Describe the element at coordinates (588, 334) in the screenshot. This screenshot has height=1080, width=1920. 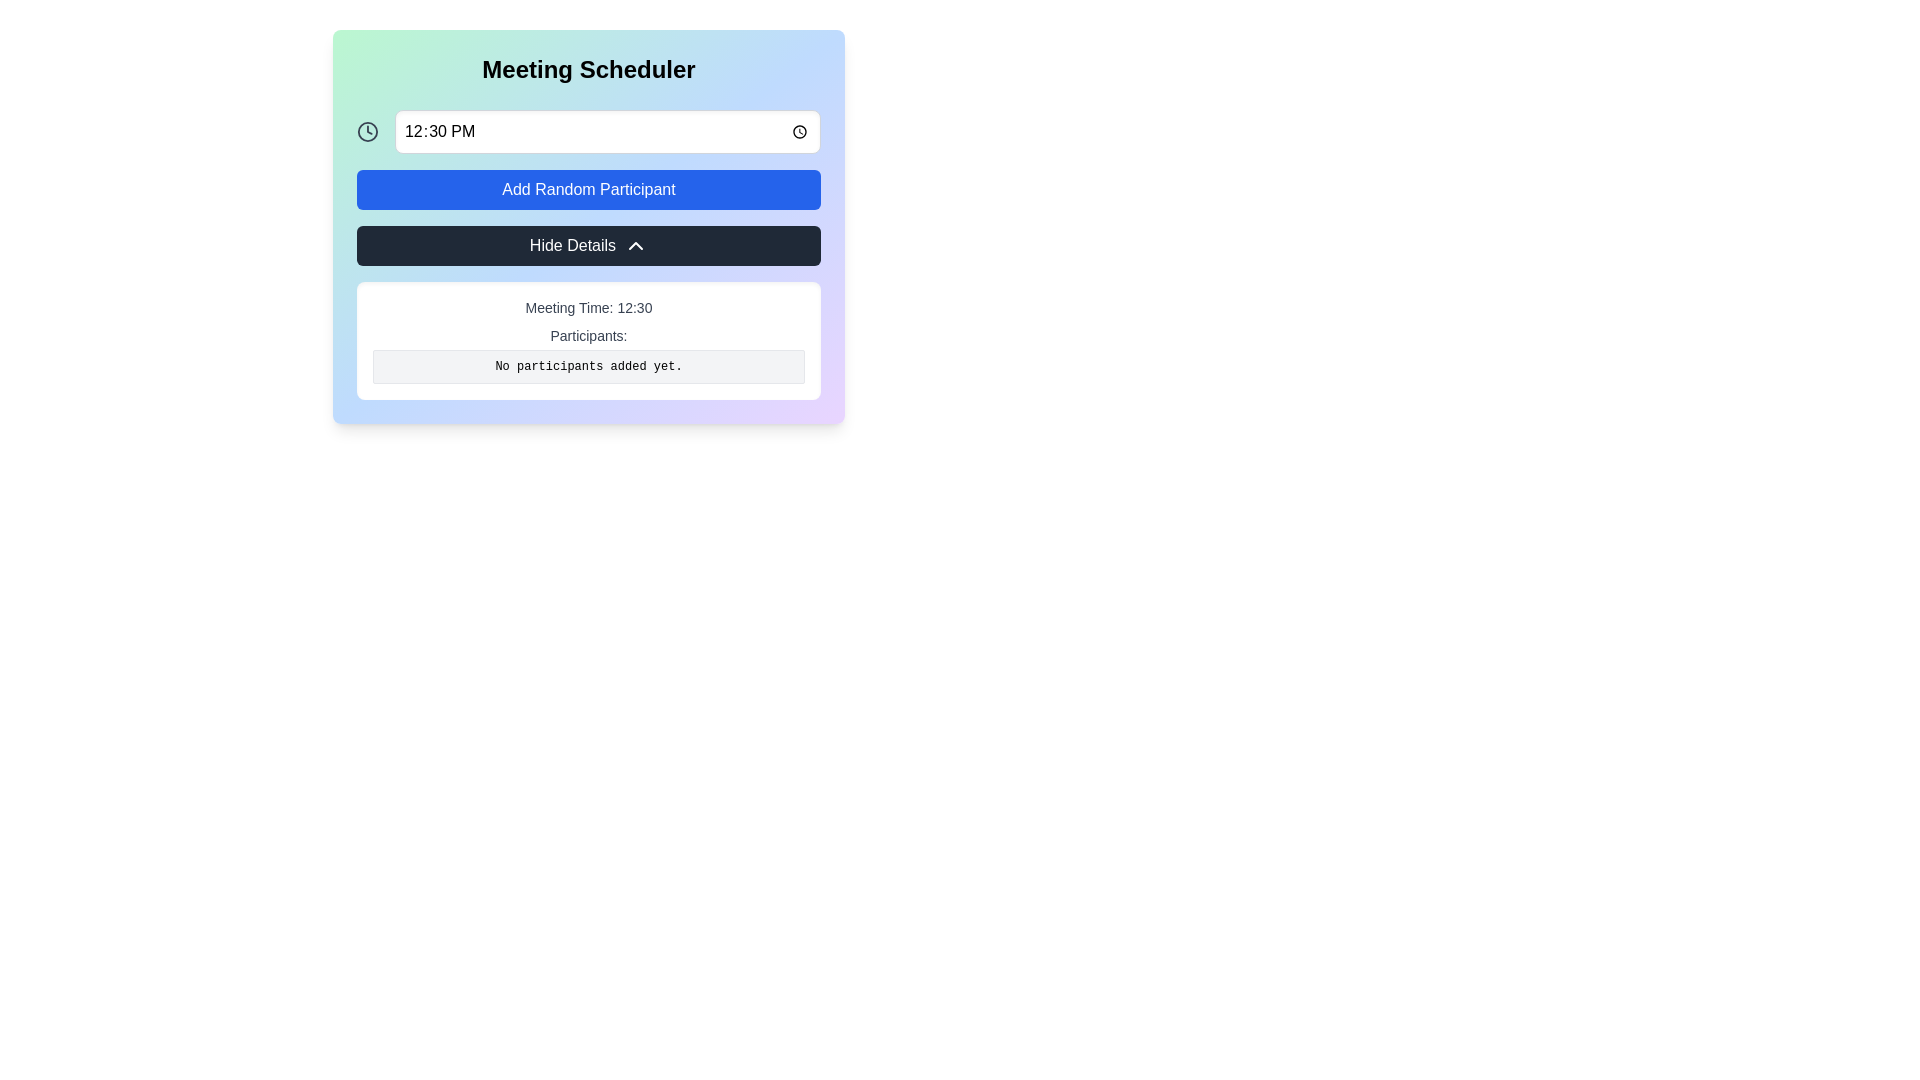
I see `the text element that serves as a heading for the participants of a meeting, positioned centrally beneath the 'Meeting Time: 12:30' text` at that location.